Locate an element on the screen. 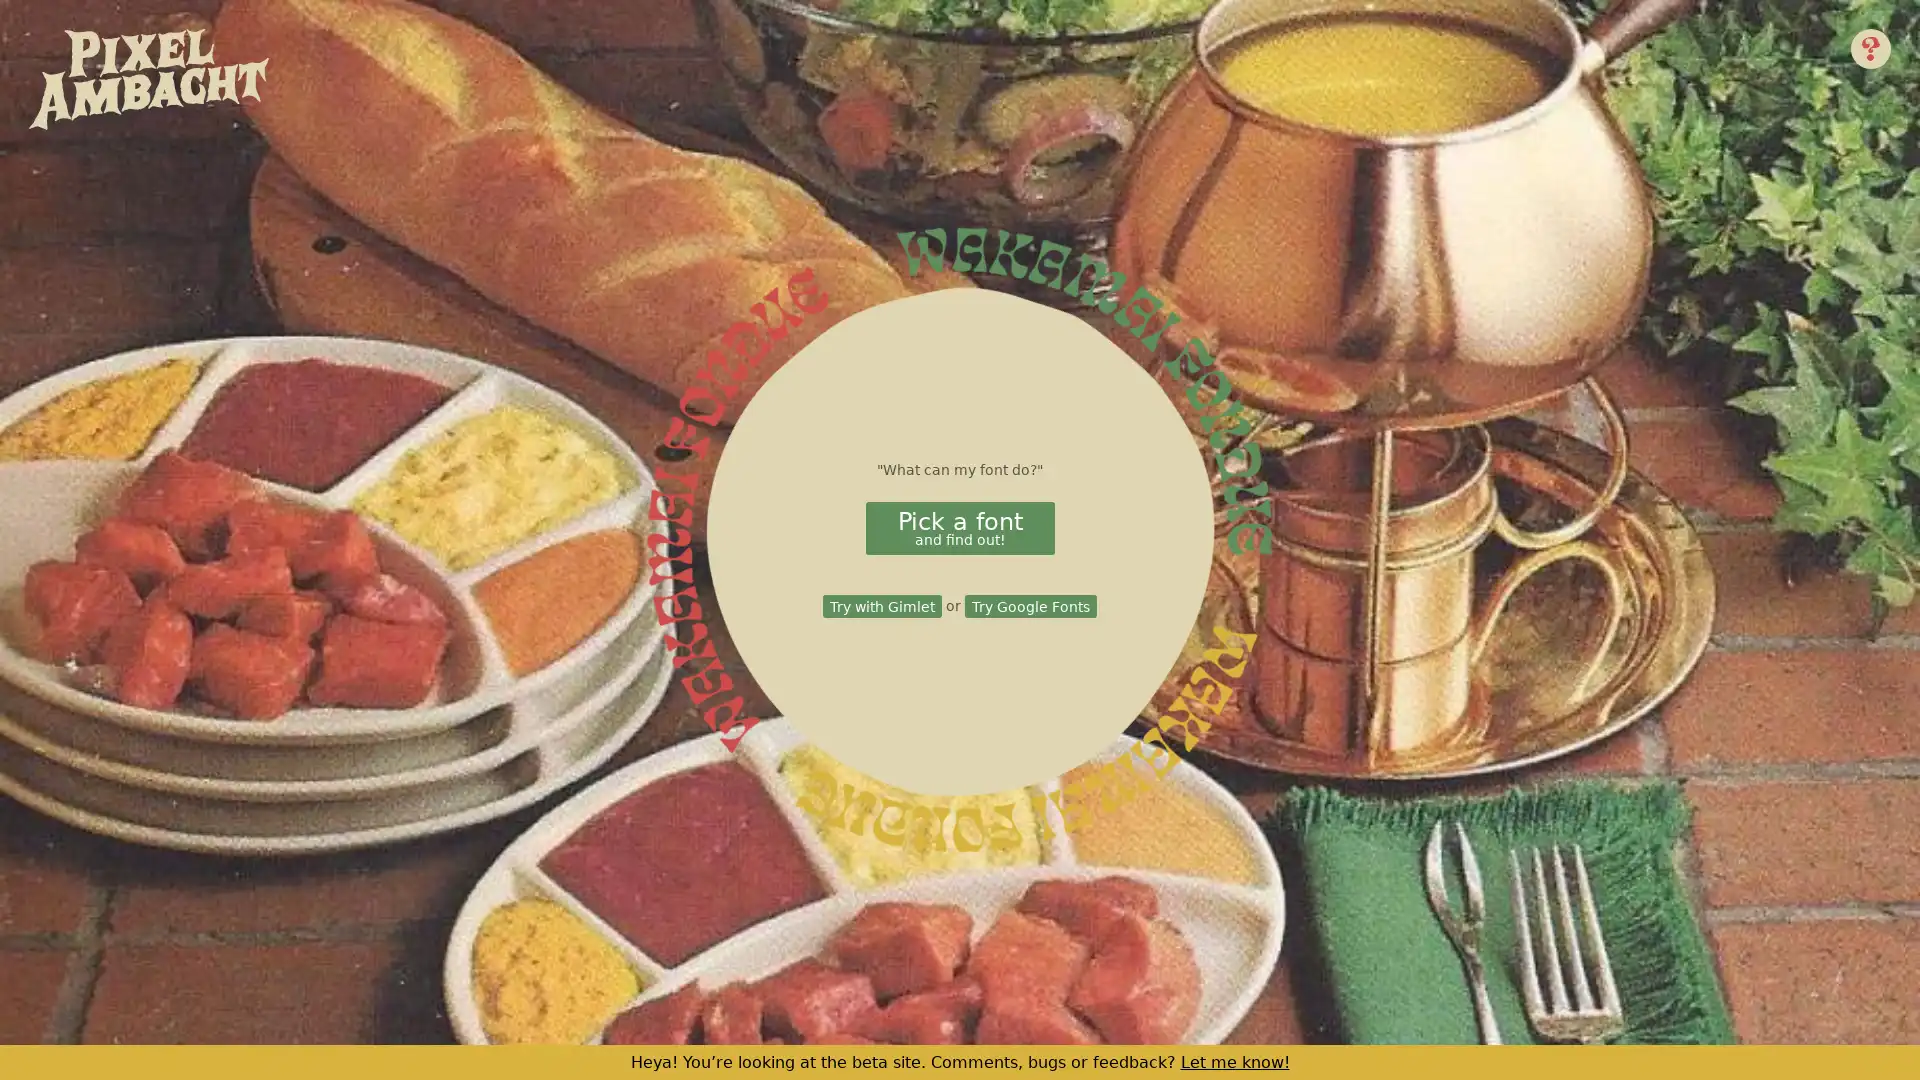 The height and width of the screenshot is (1080, 1920). Info is located at coordinates (1870, 46).